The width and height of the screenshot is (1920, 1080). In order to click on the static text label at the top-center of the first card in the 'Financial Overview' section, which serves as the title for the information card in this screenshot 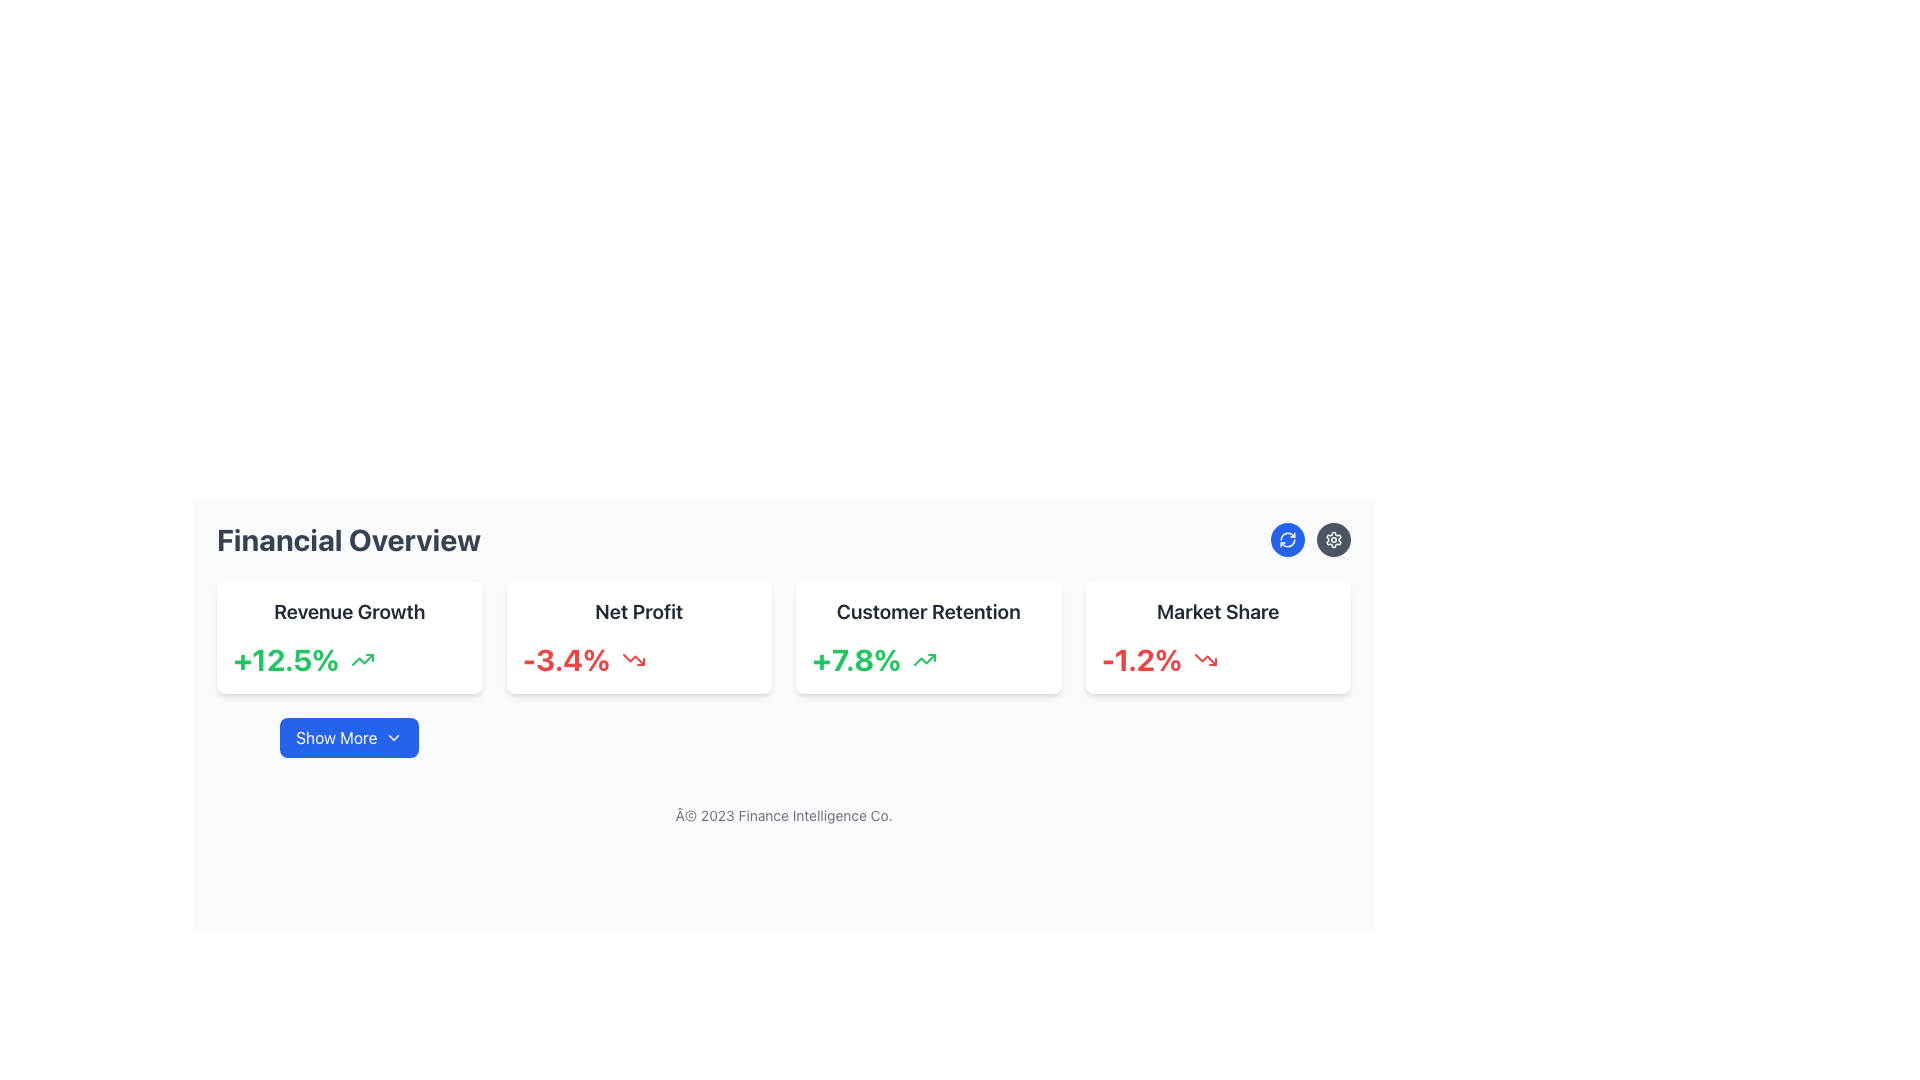, I will do `click(349, 611)`.